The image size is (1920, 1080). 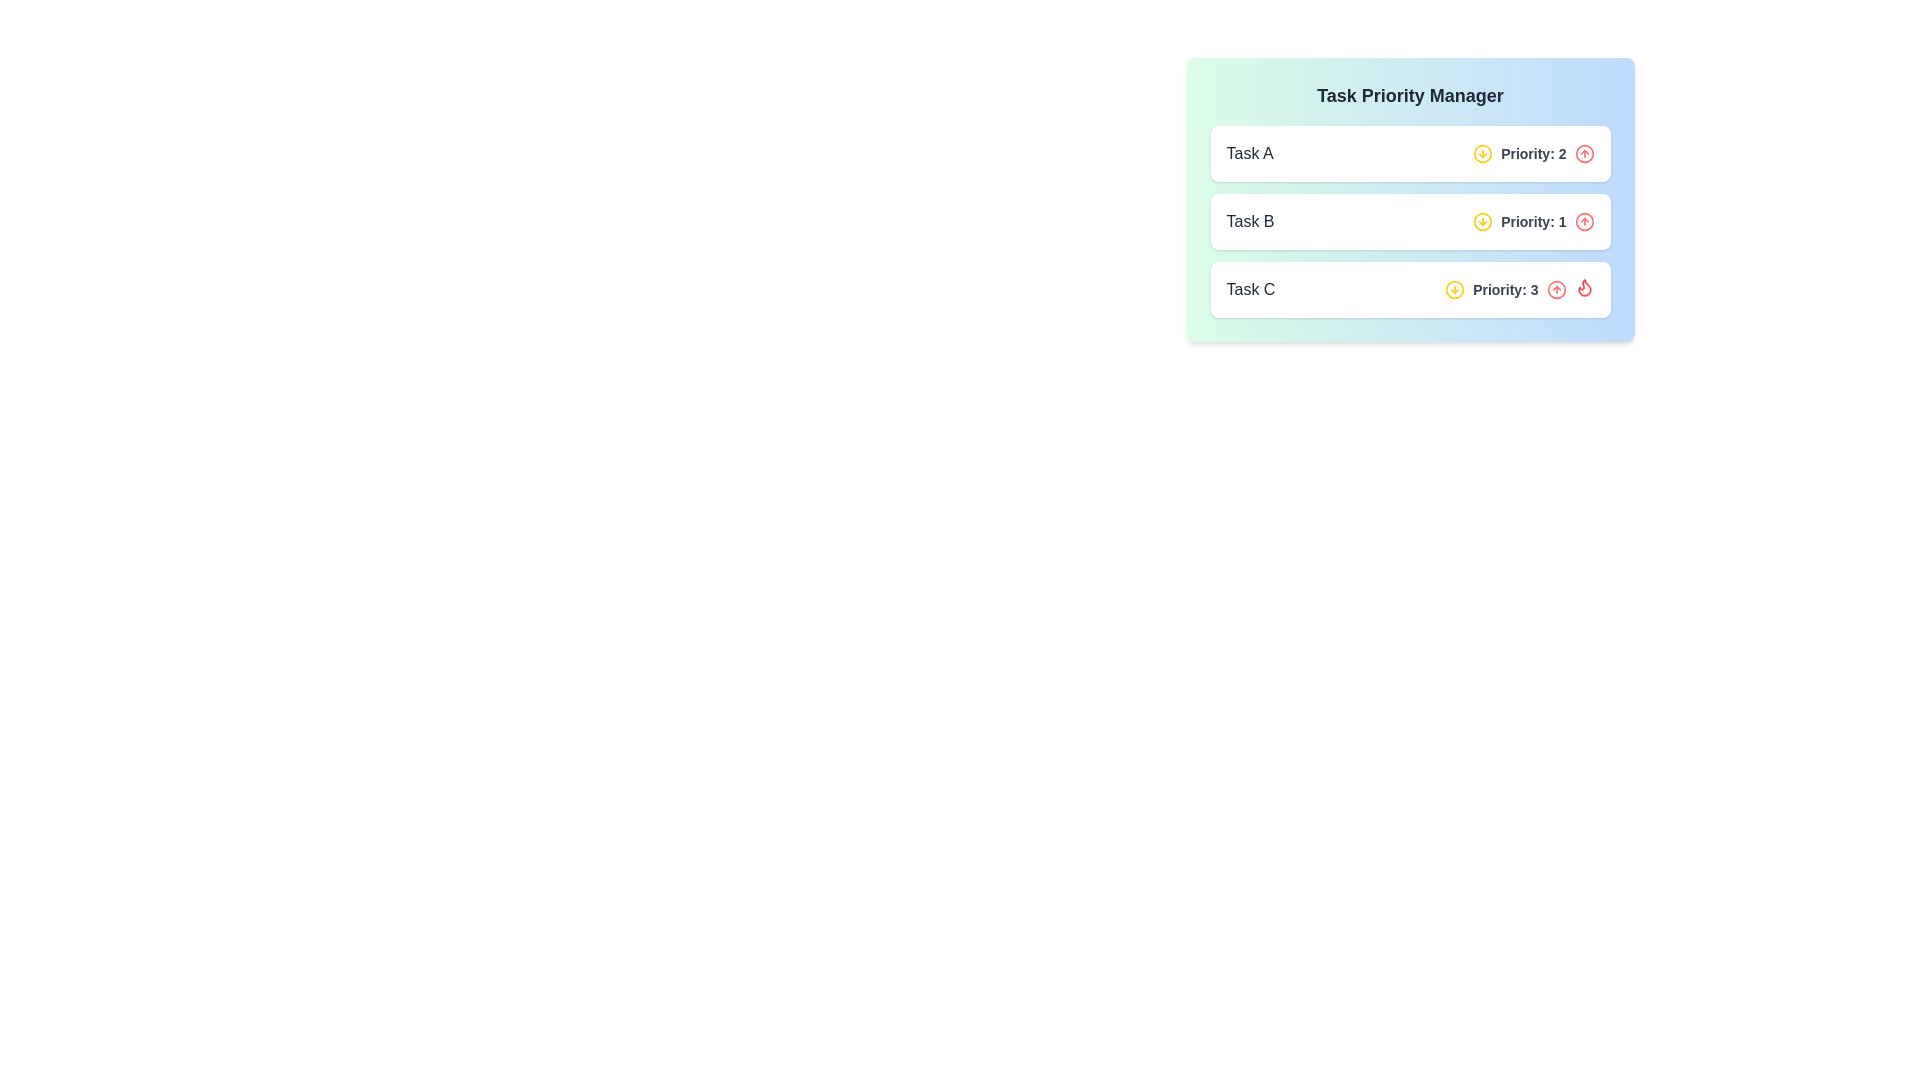 What do you see at coordinates (1583, 288) in the screenshot?
I see `the Decorative icon representing the urgency level for 'Task C' in the 'Task Priority Manager' interface` at bounding box center [1583, 288].